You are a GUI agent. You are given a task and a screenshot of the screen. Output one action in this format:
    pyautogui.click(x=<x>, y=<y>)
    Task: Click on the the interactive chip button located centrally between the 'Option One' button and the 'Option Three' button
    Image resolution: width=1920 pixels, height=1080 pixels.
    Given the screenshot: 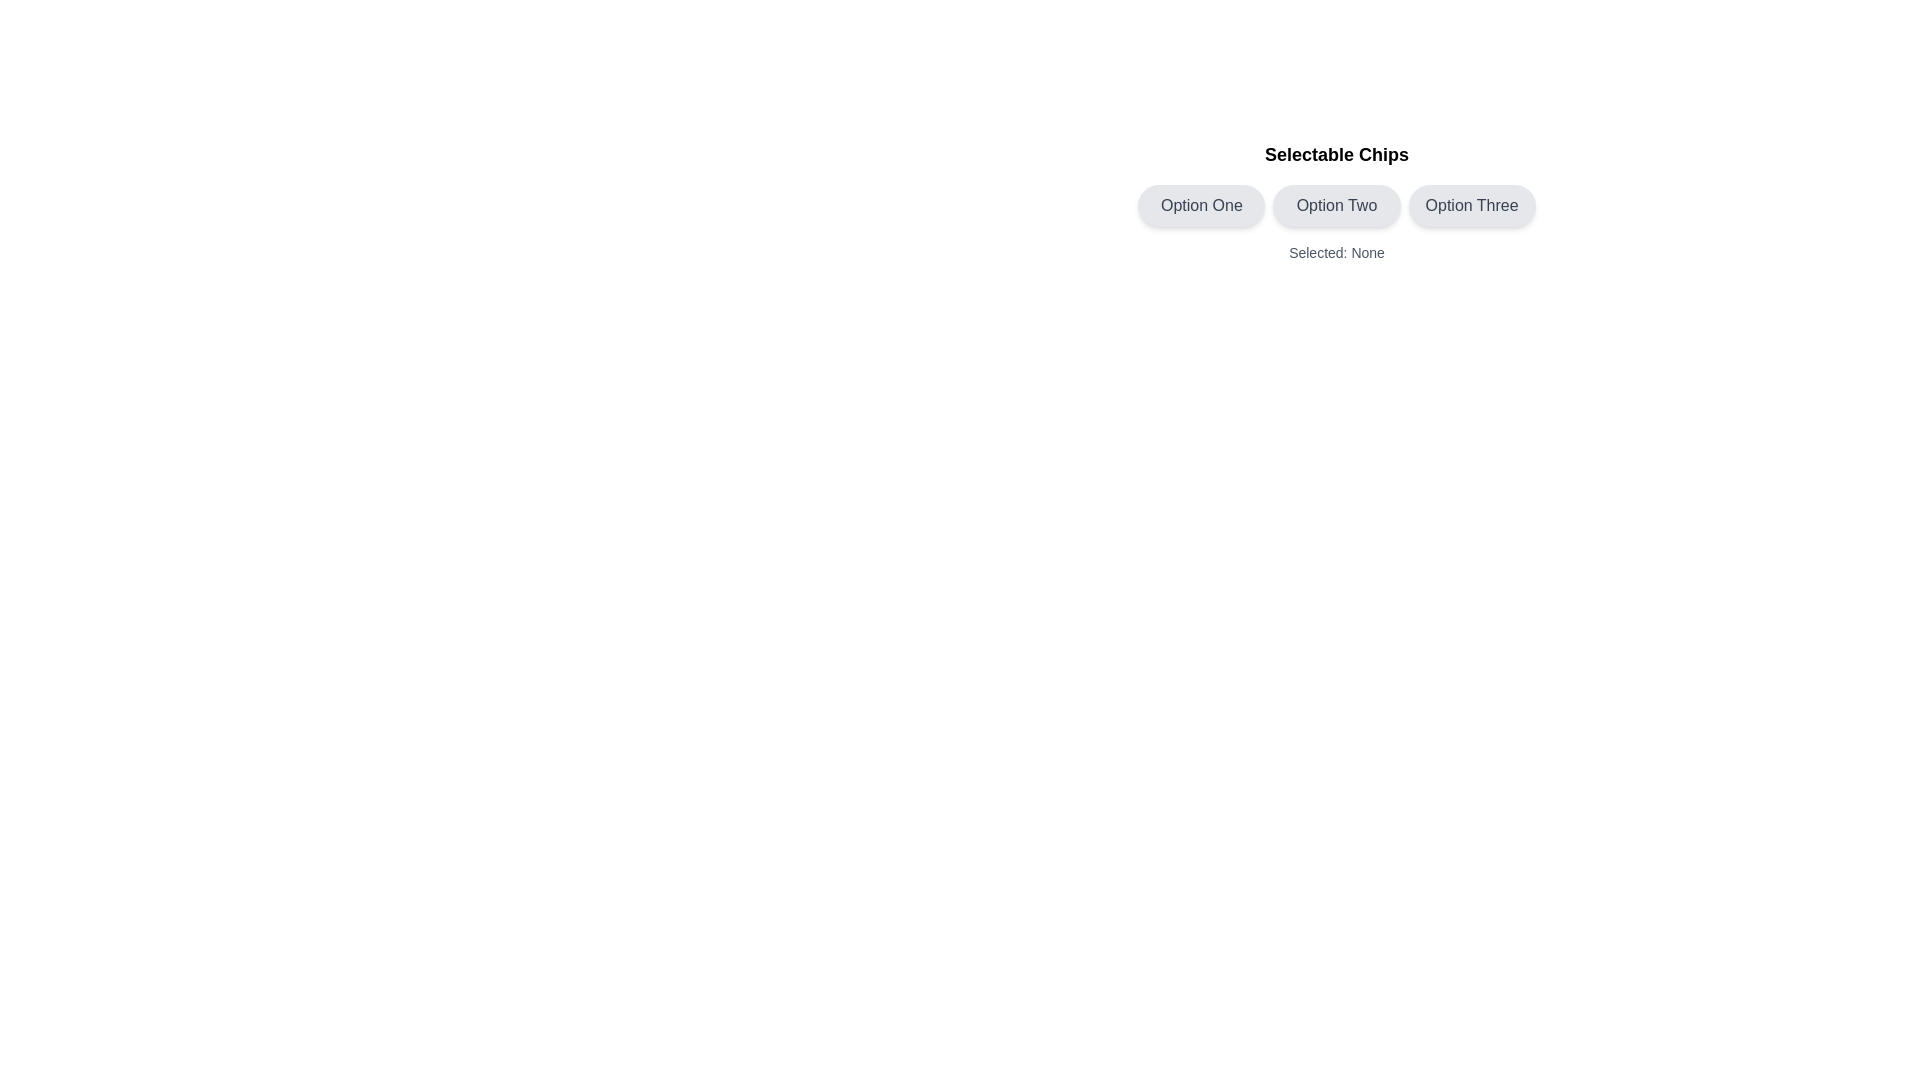 What is the action you would take?
    pyautogui.click(x=1337, y=205)
    